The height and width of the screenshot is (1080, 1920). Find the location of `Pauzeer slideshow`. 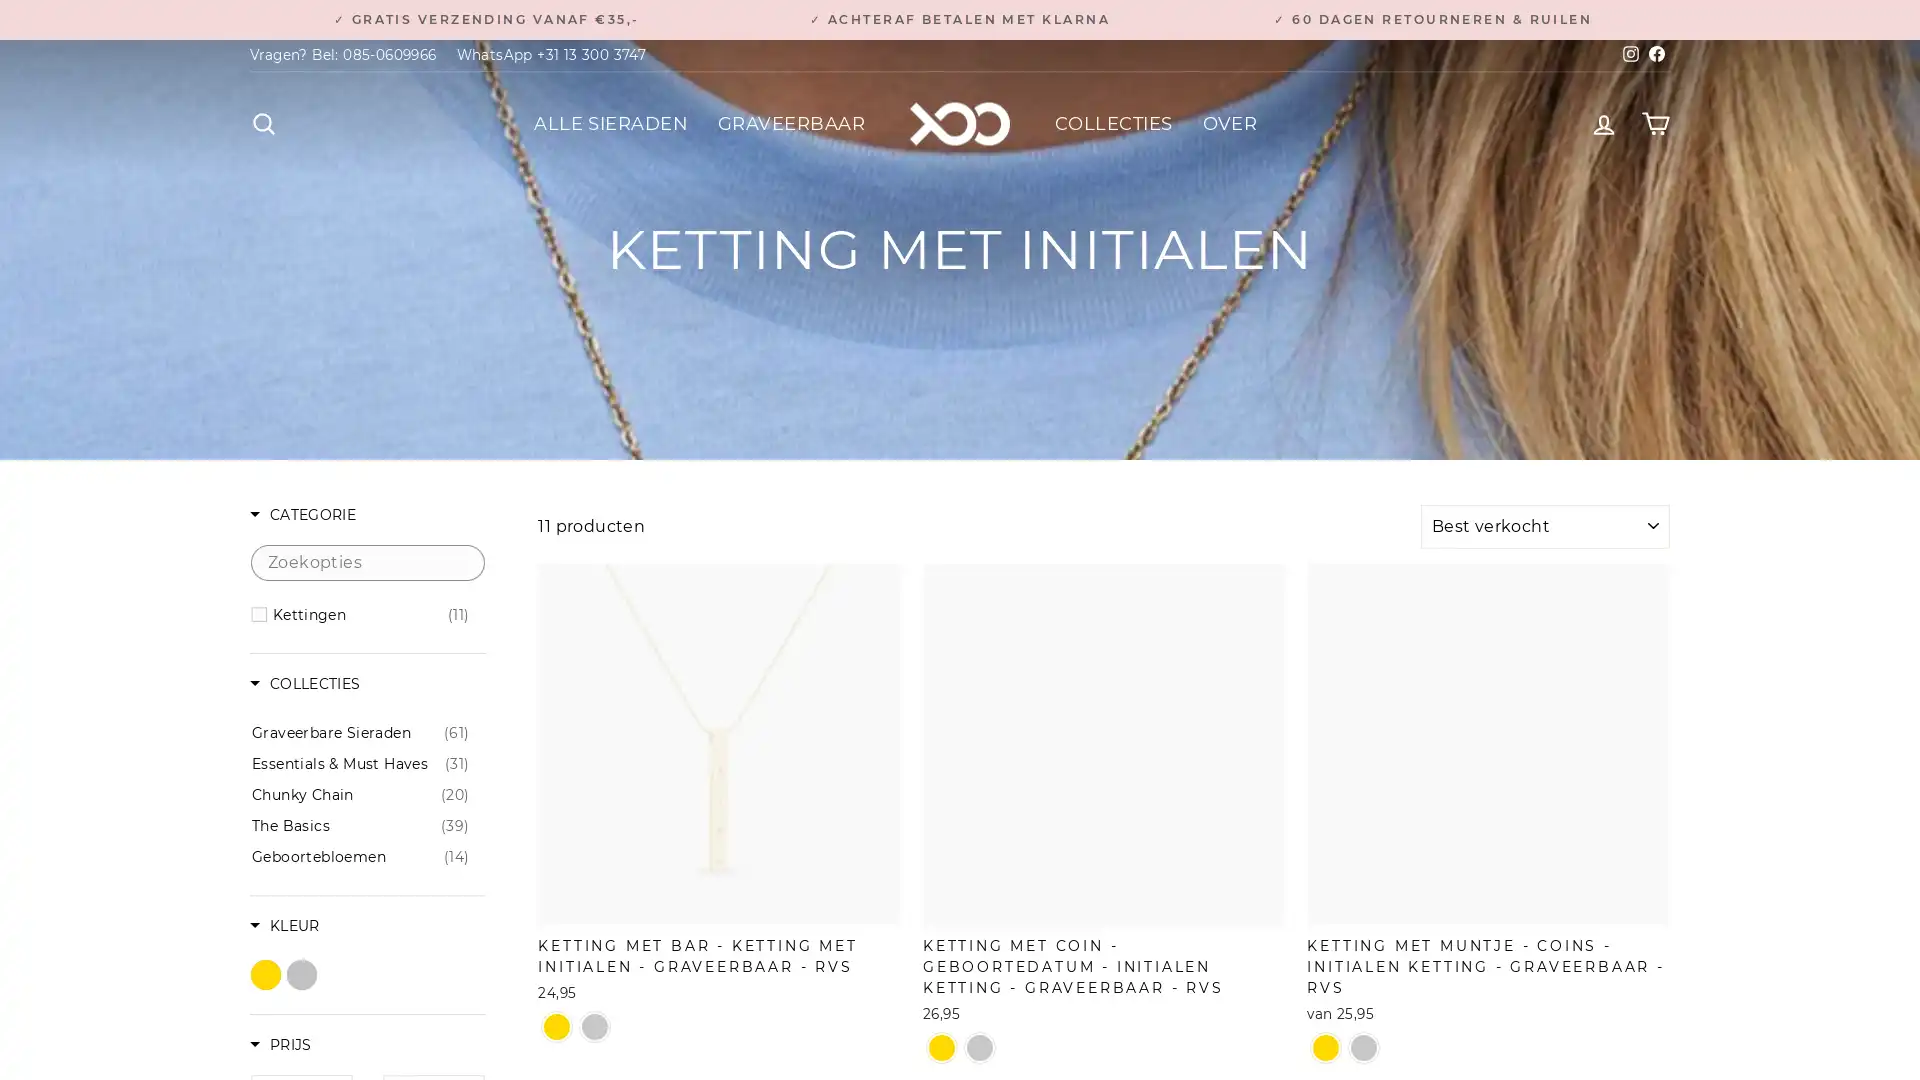

Pauzeer slideshow is located at coordinates (965, 11).